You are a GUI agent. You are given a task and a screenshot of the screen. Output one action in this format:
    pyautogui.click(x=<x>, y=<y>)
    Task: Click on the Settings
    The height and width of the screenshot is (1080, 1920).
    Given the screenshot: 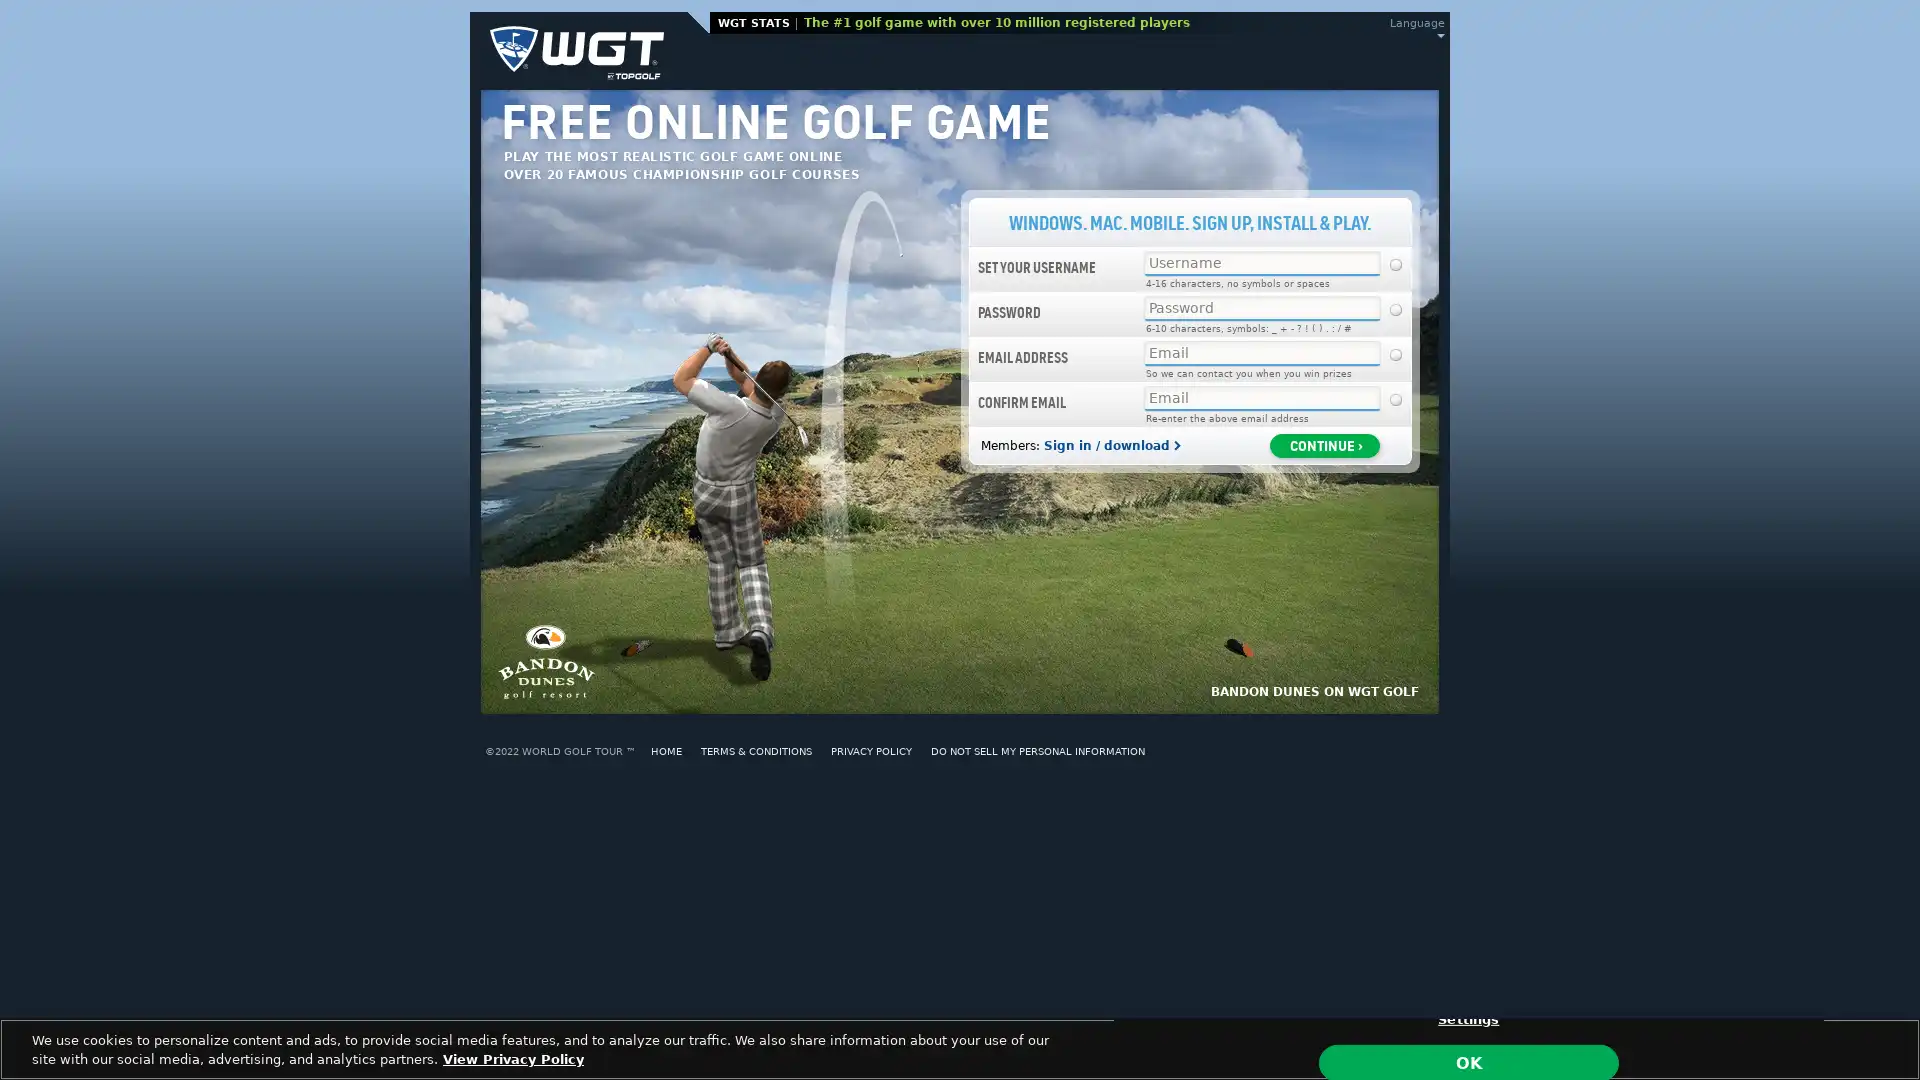 What is the action you would take?
    pyautogui.click(x=1468, y=1019)
    